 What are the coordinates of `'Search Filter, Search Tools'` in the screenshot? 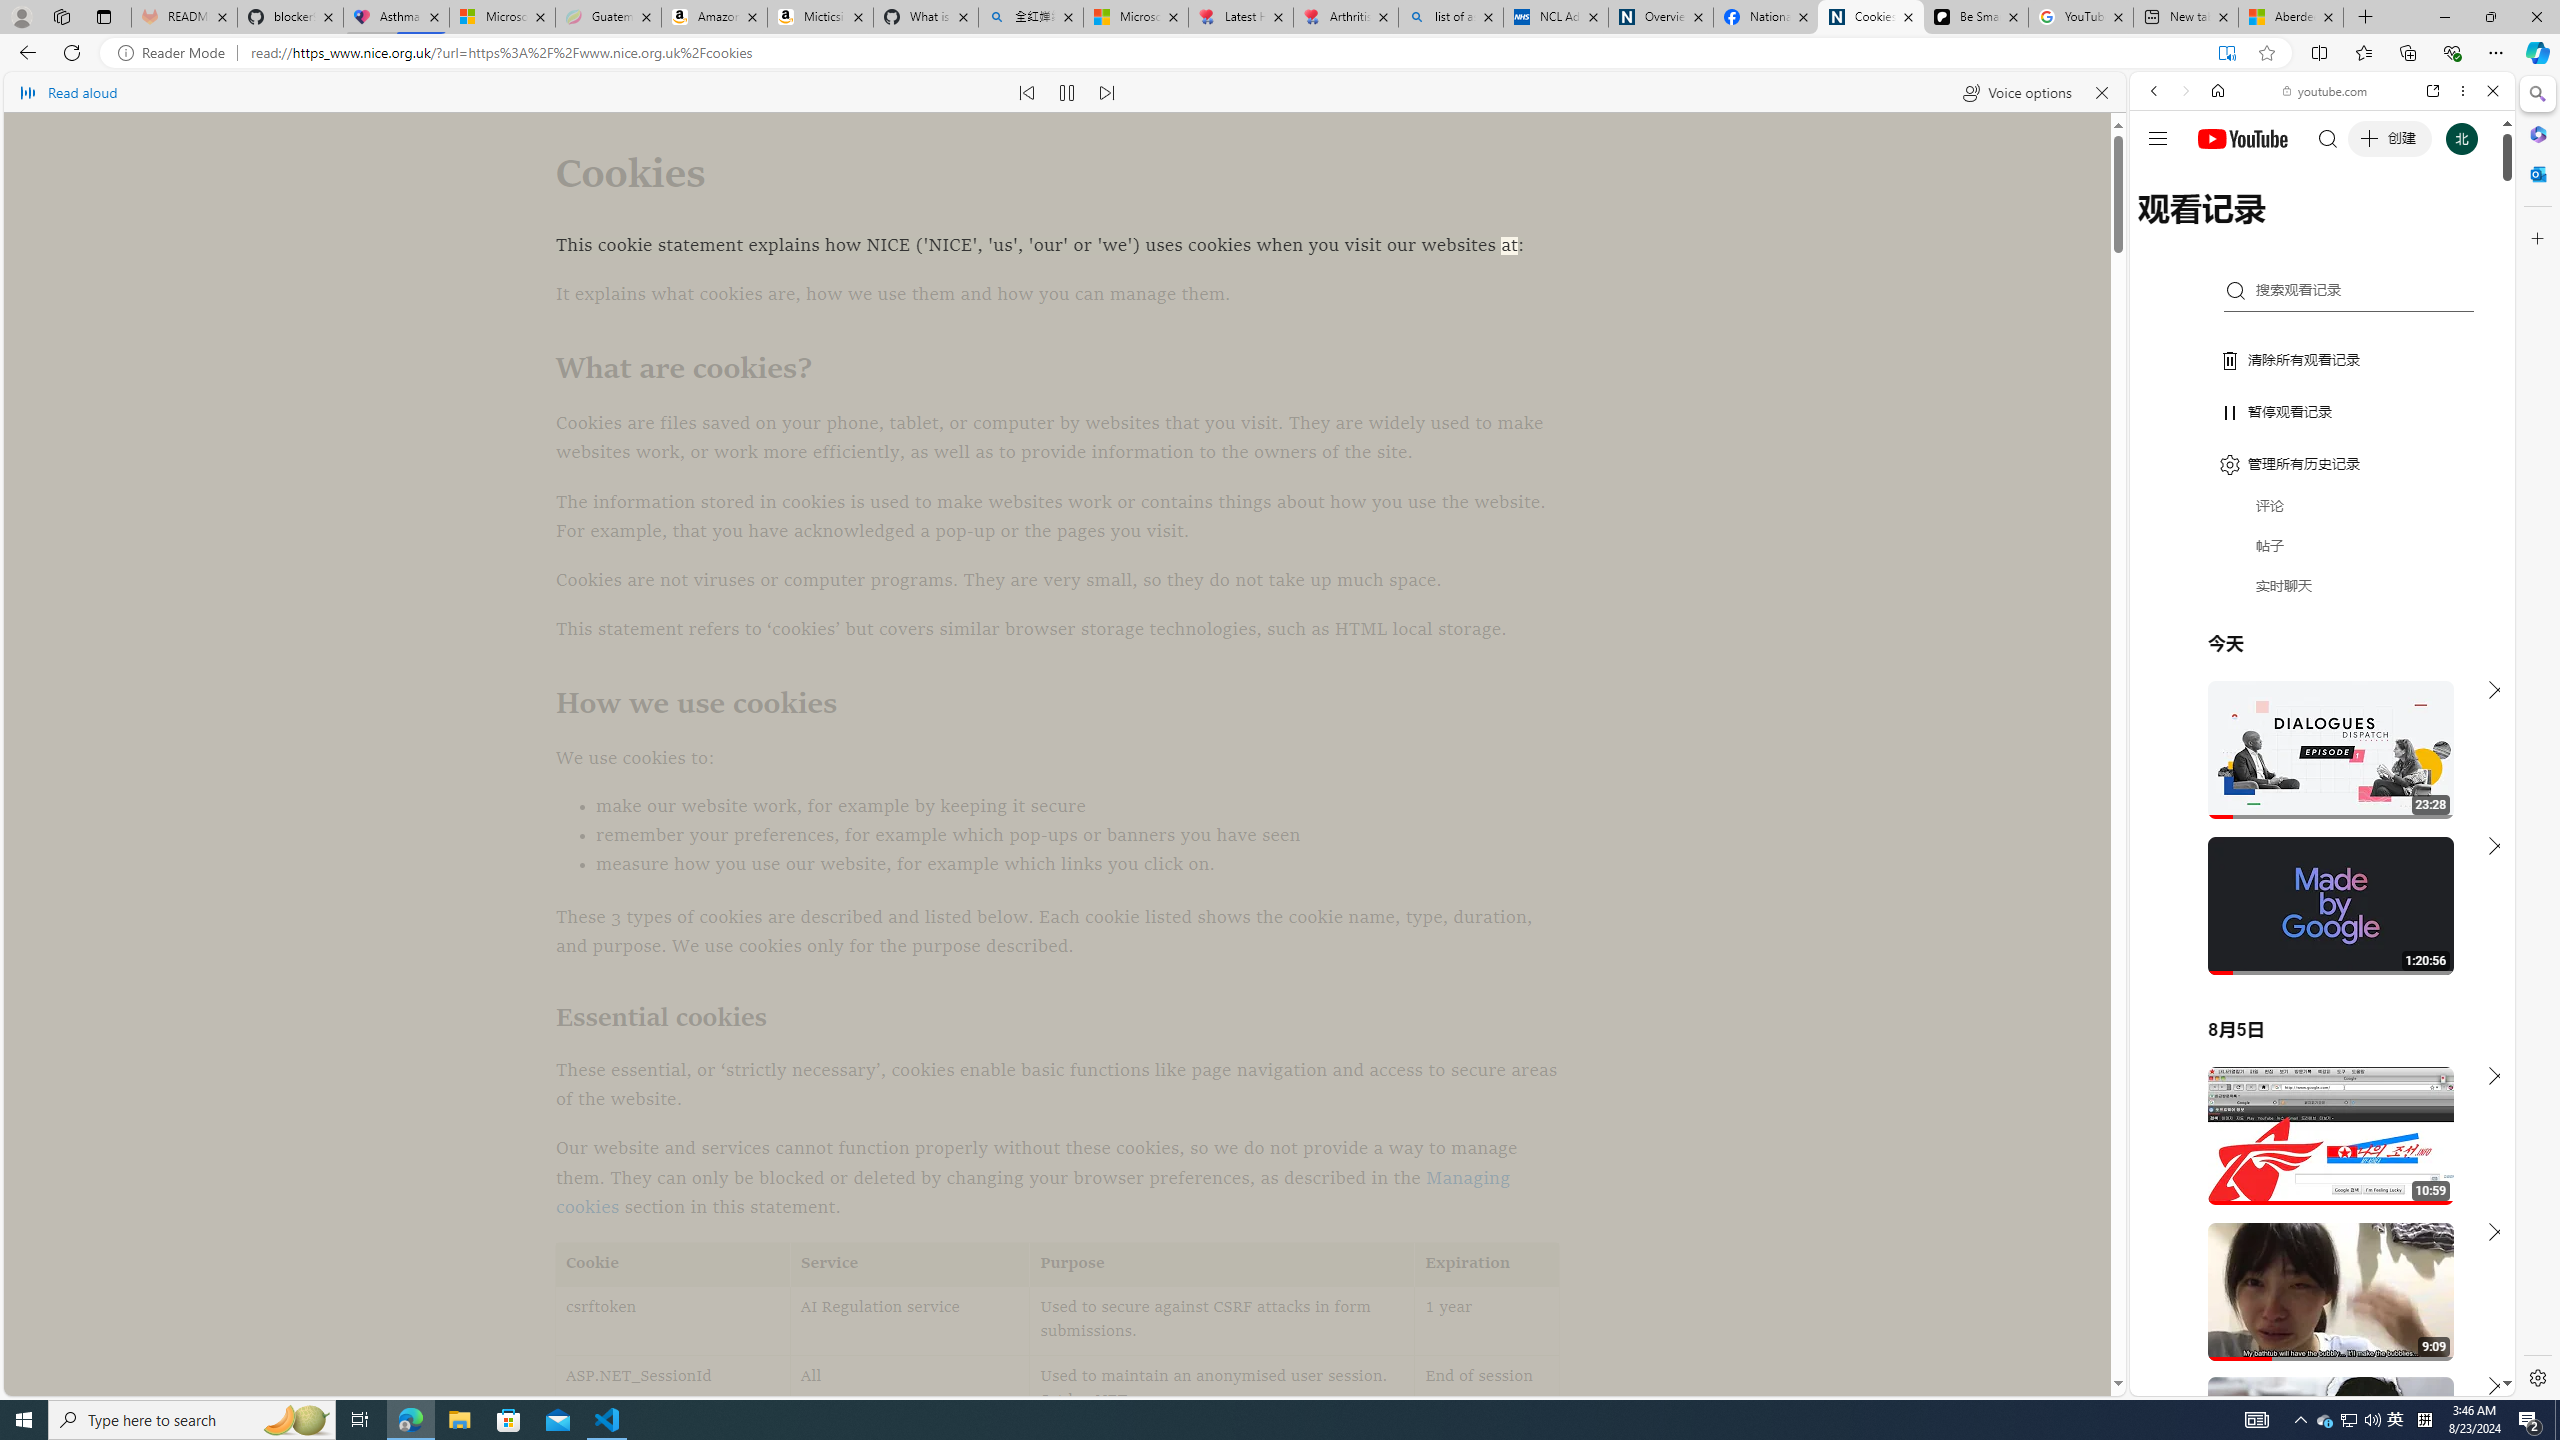 It's located at (2373, 227).